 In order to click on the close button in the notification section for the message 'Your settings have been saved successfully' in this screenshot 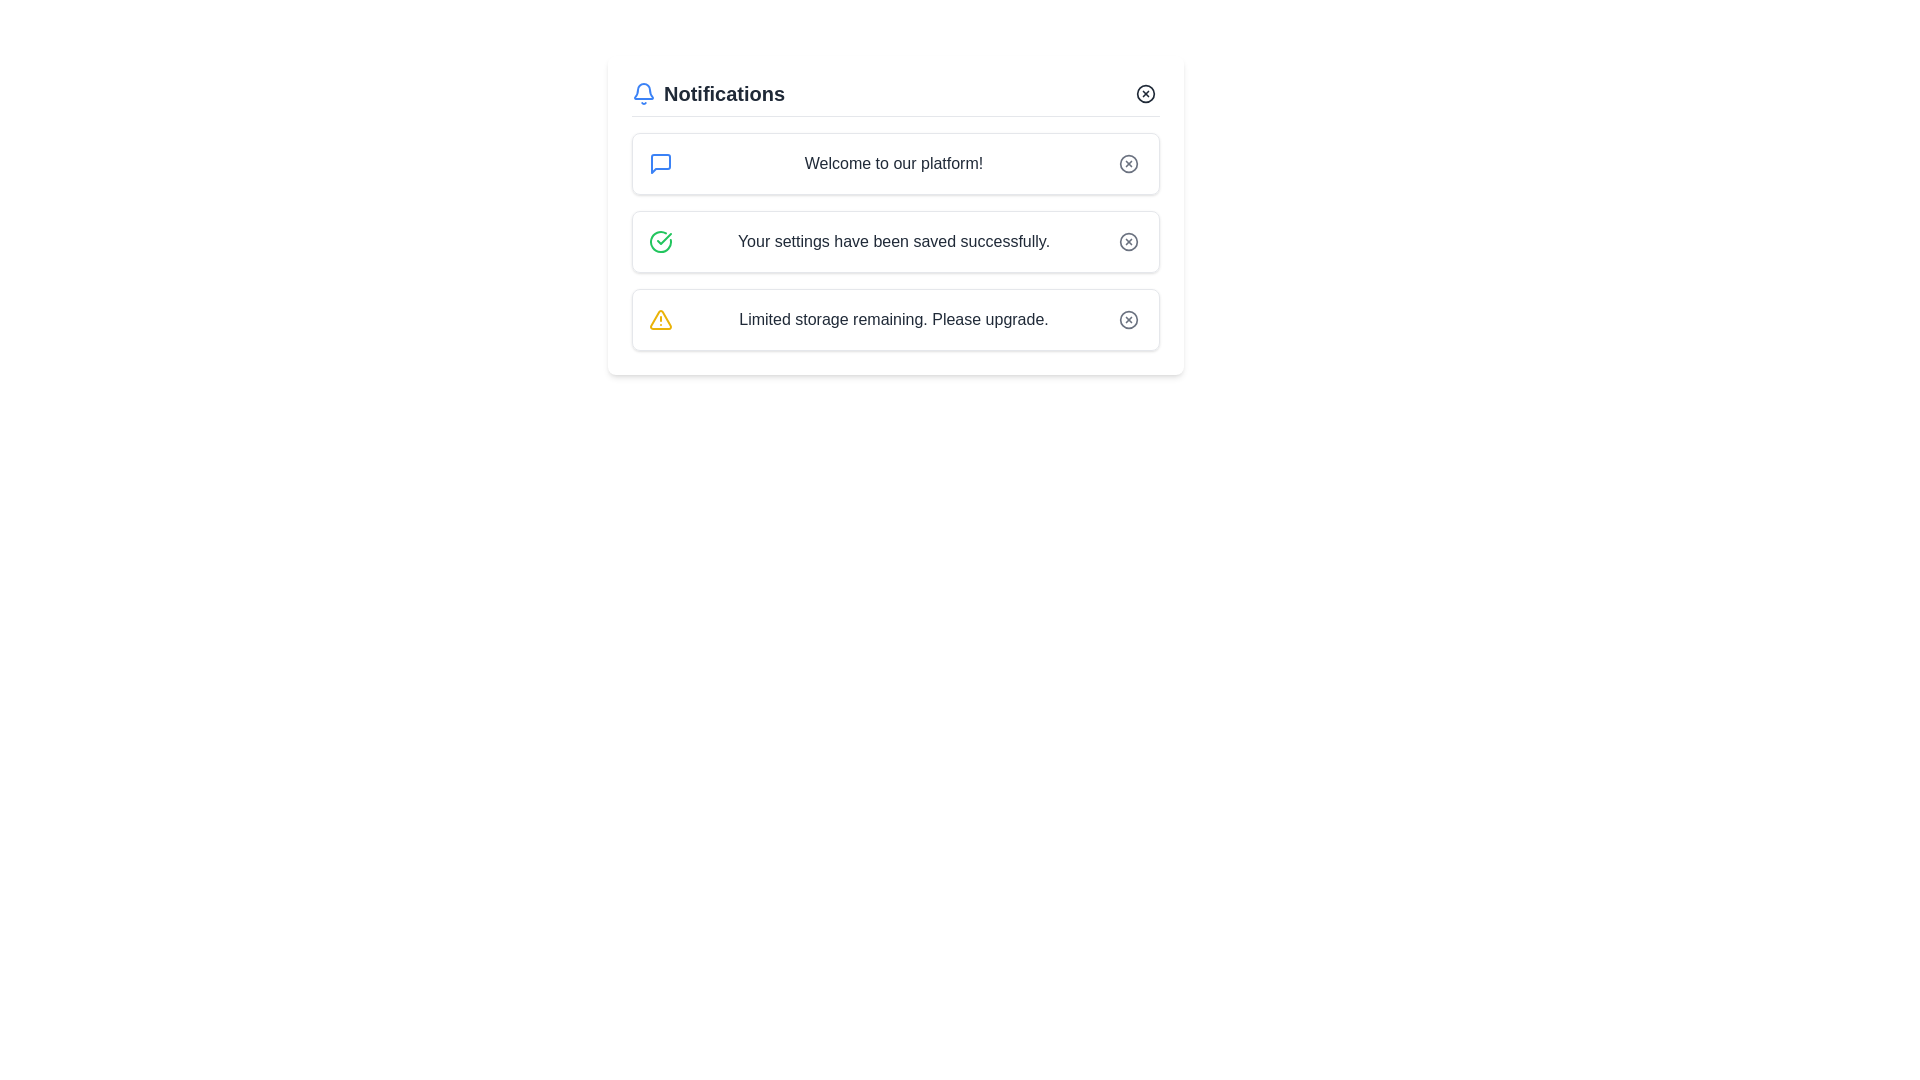, I will do `click(1128, 241)`.